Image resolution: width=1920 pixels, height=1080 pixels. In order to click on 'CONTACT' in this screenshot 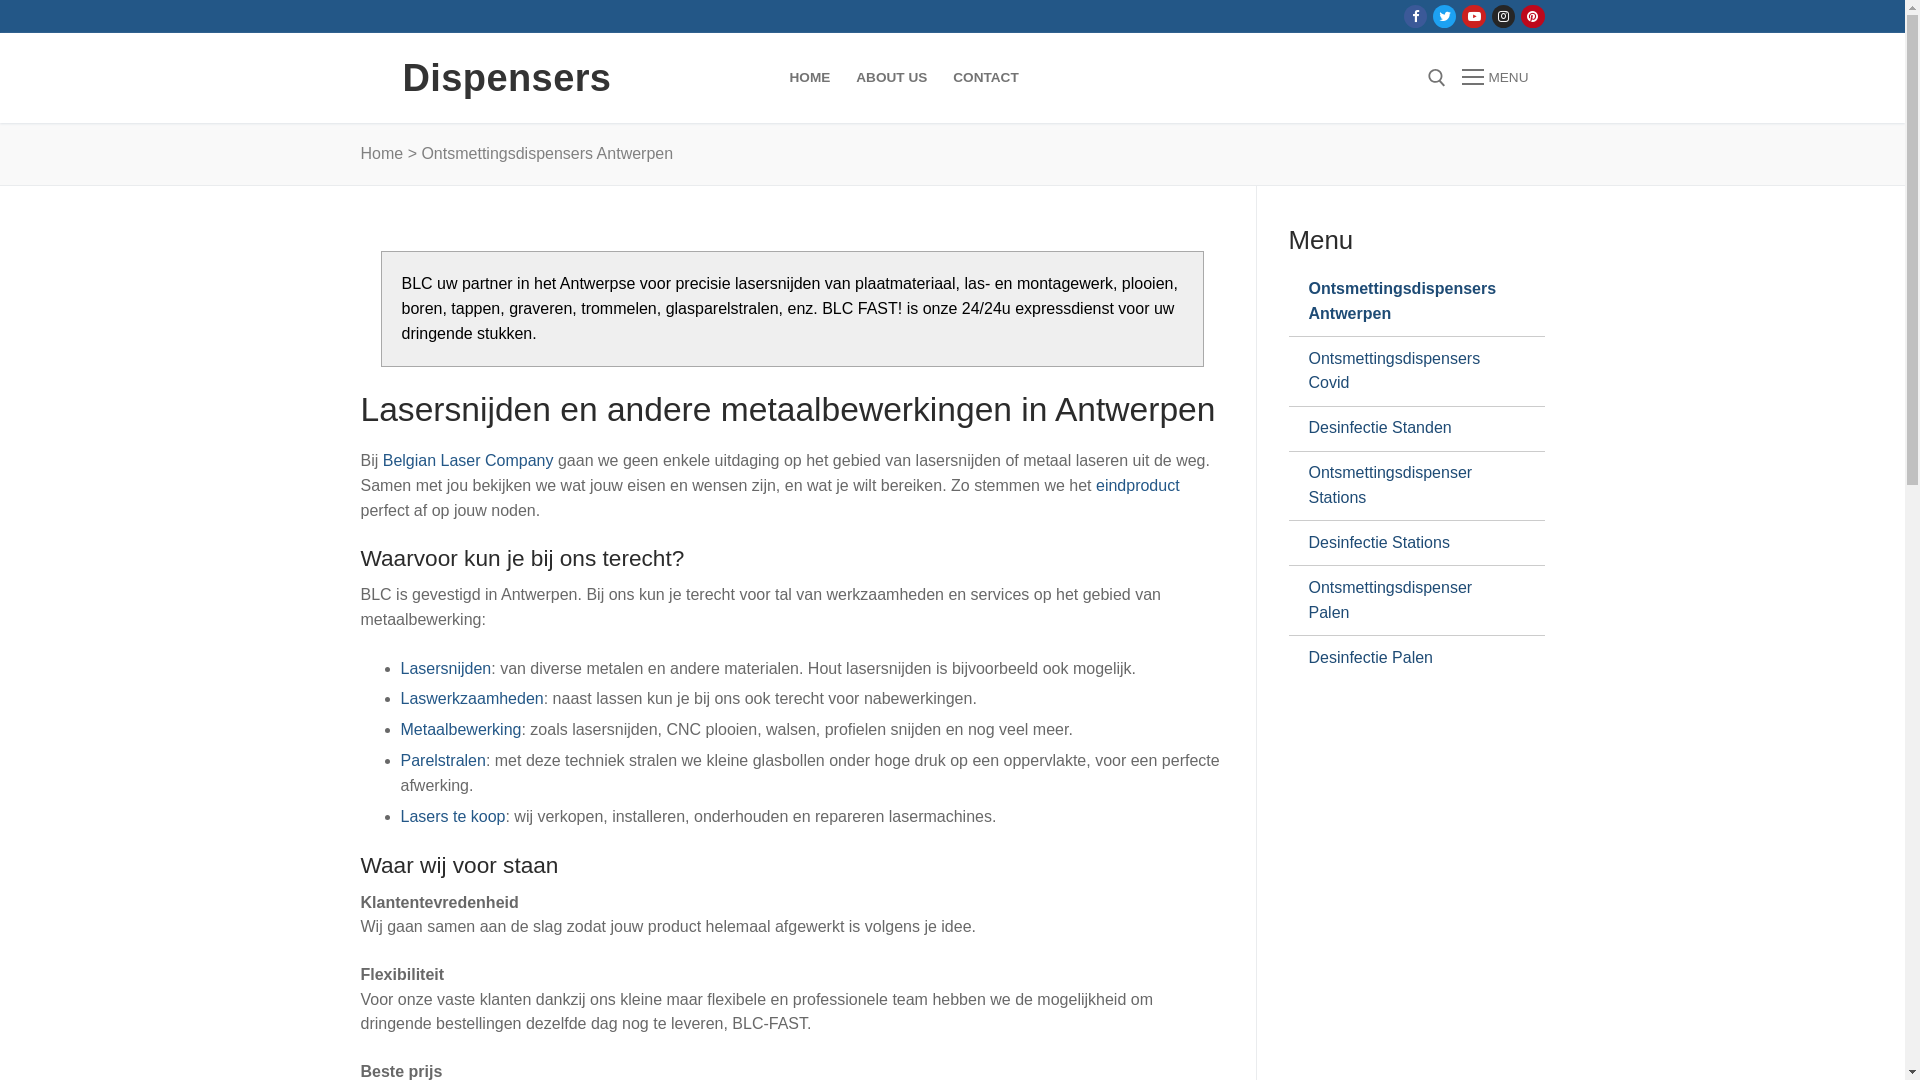, I will do `click(939, 76)`.